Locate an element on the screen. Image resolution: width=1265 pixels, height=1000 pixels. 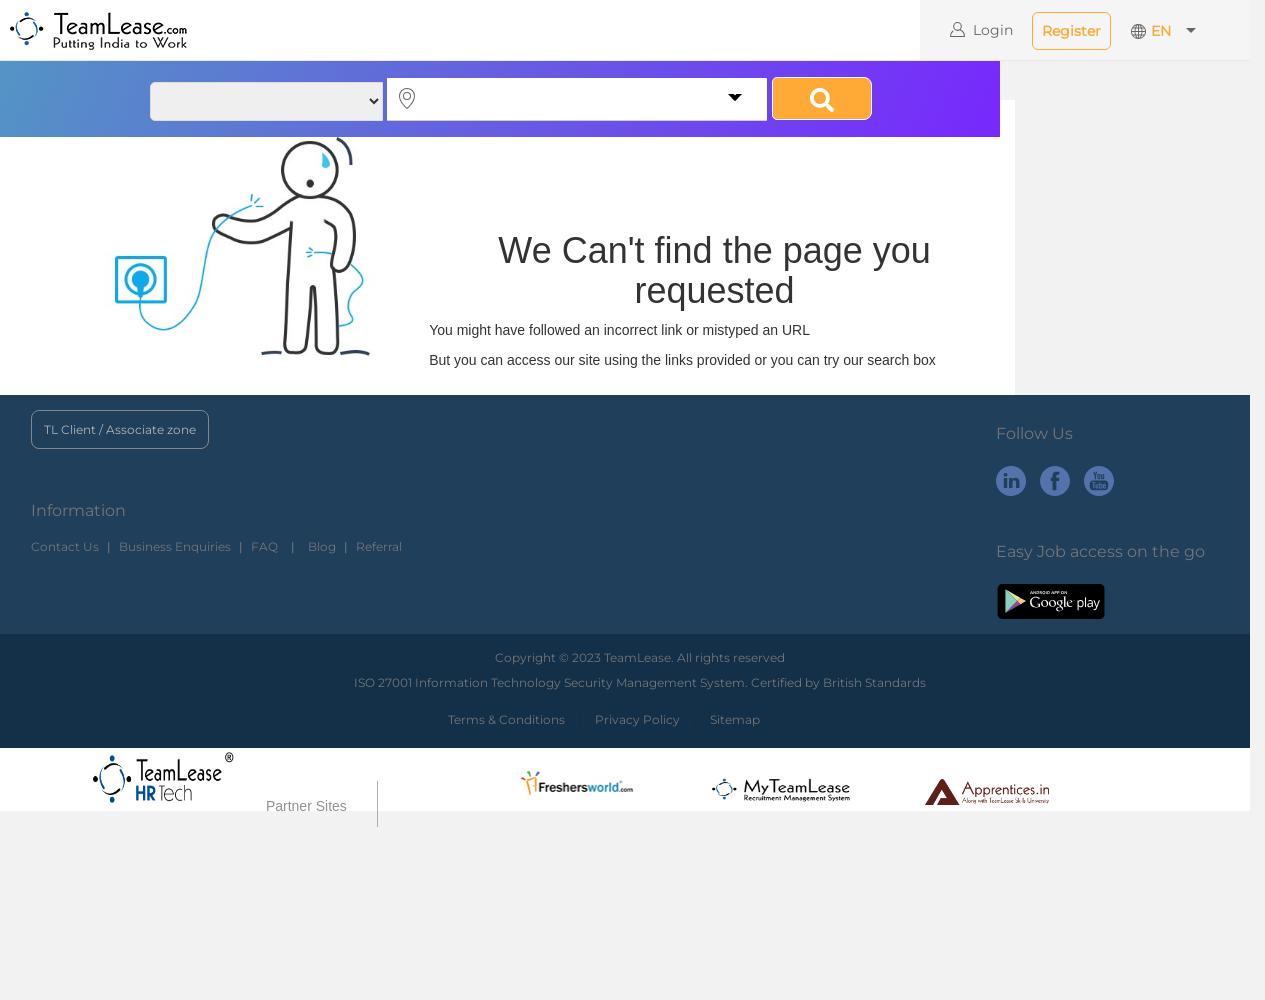
'Blog' is located at coordinates (320, 545).